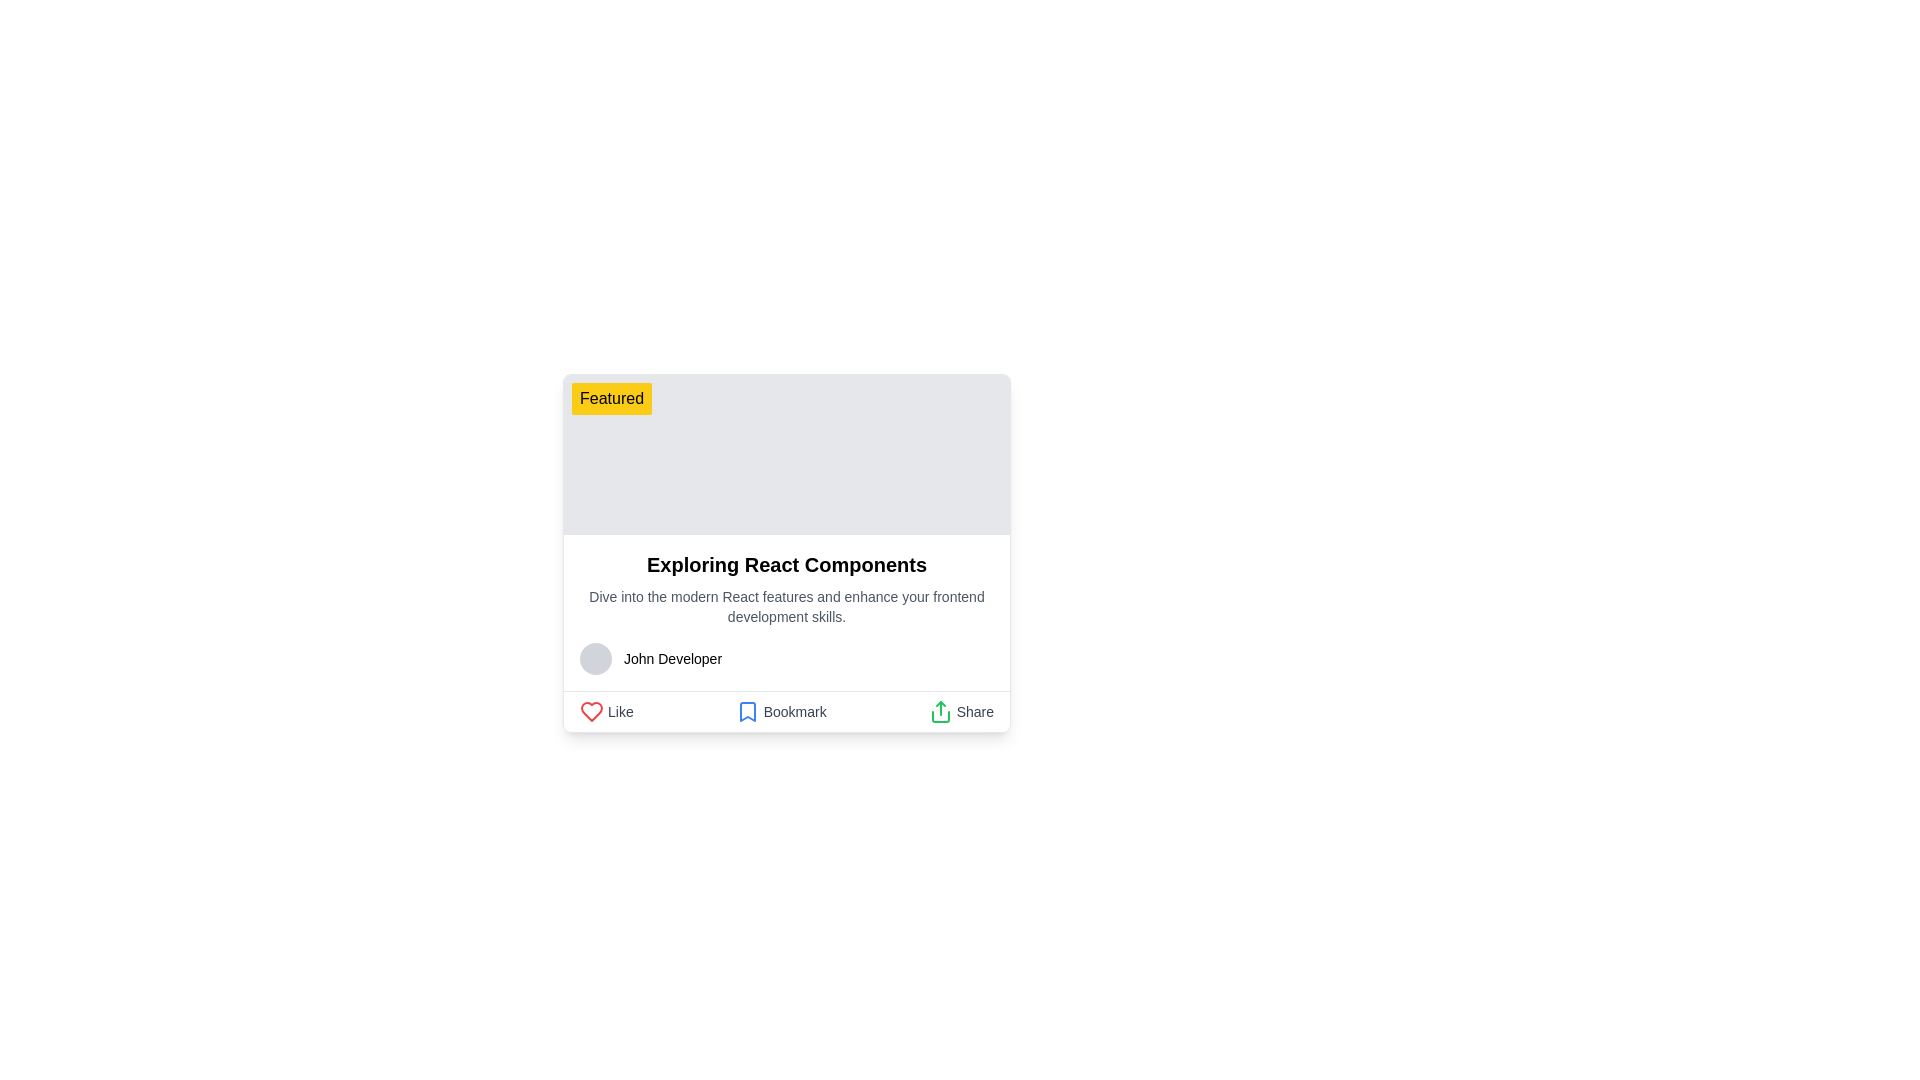 This screenshot has width=1920, height=1080. I want to click on the 'Share' text label located in the bottom-right corner of the card-like interface, which is styled in a small gray font and is adjacent to a green share icon, so click(975, 711).